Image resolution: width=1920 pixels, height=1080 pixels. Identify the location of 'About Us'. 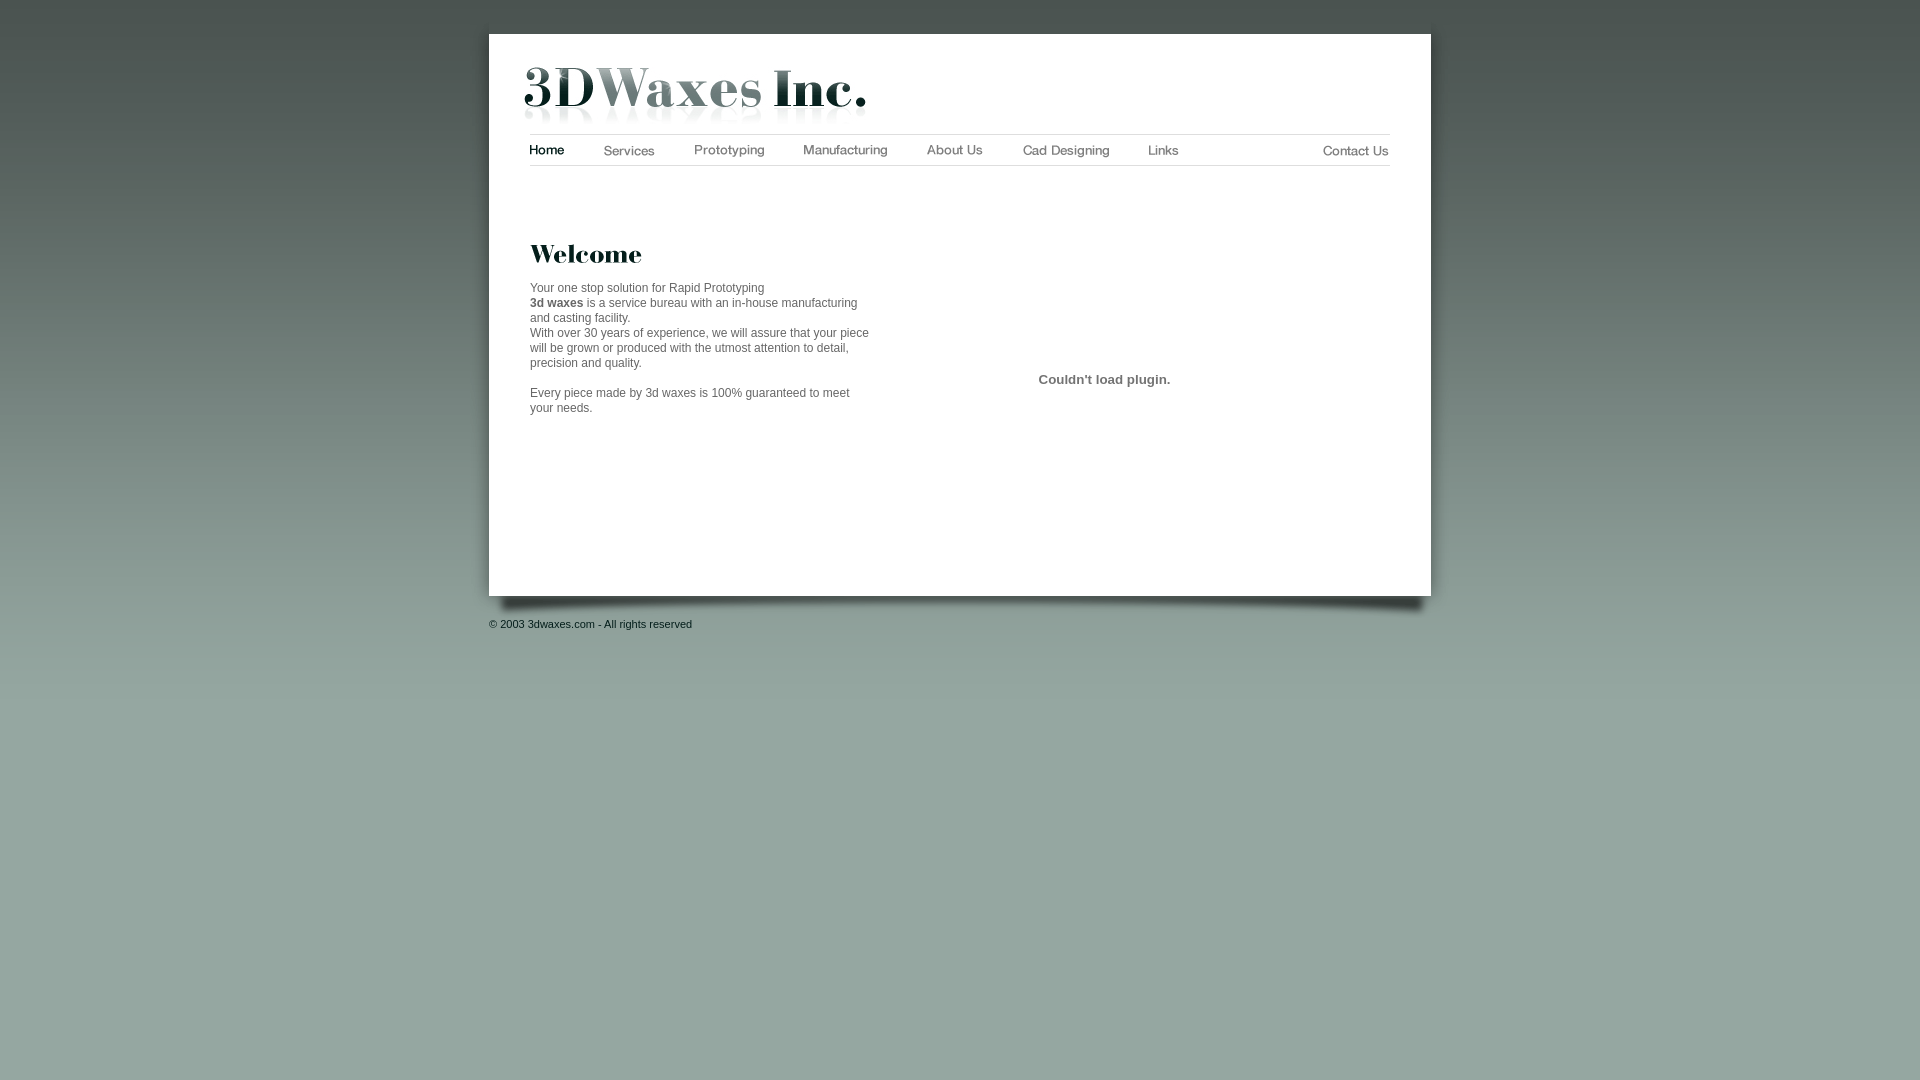
(954, 149).